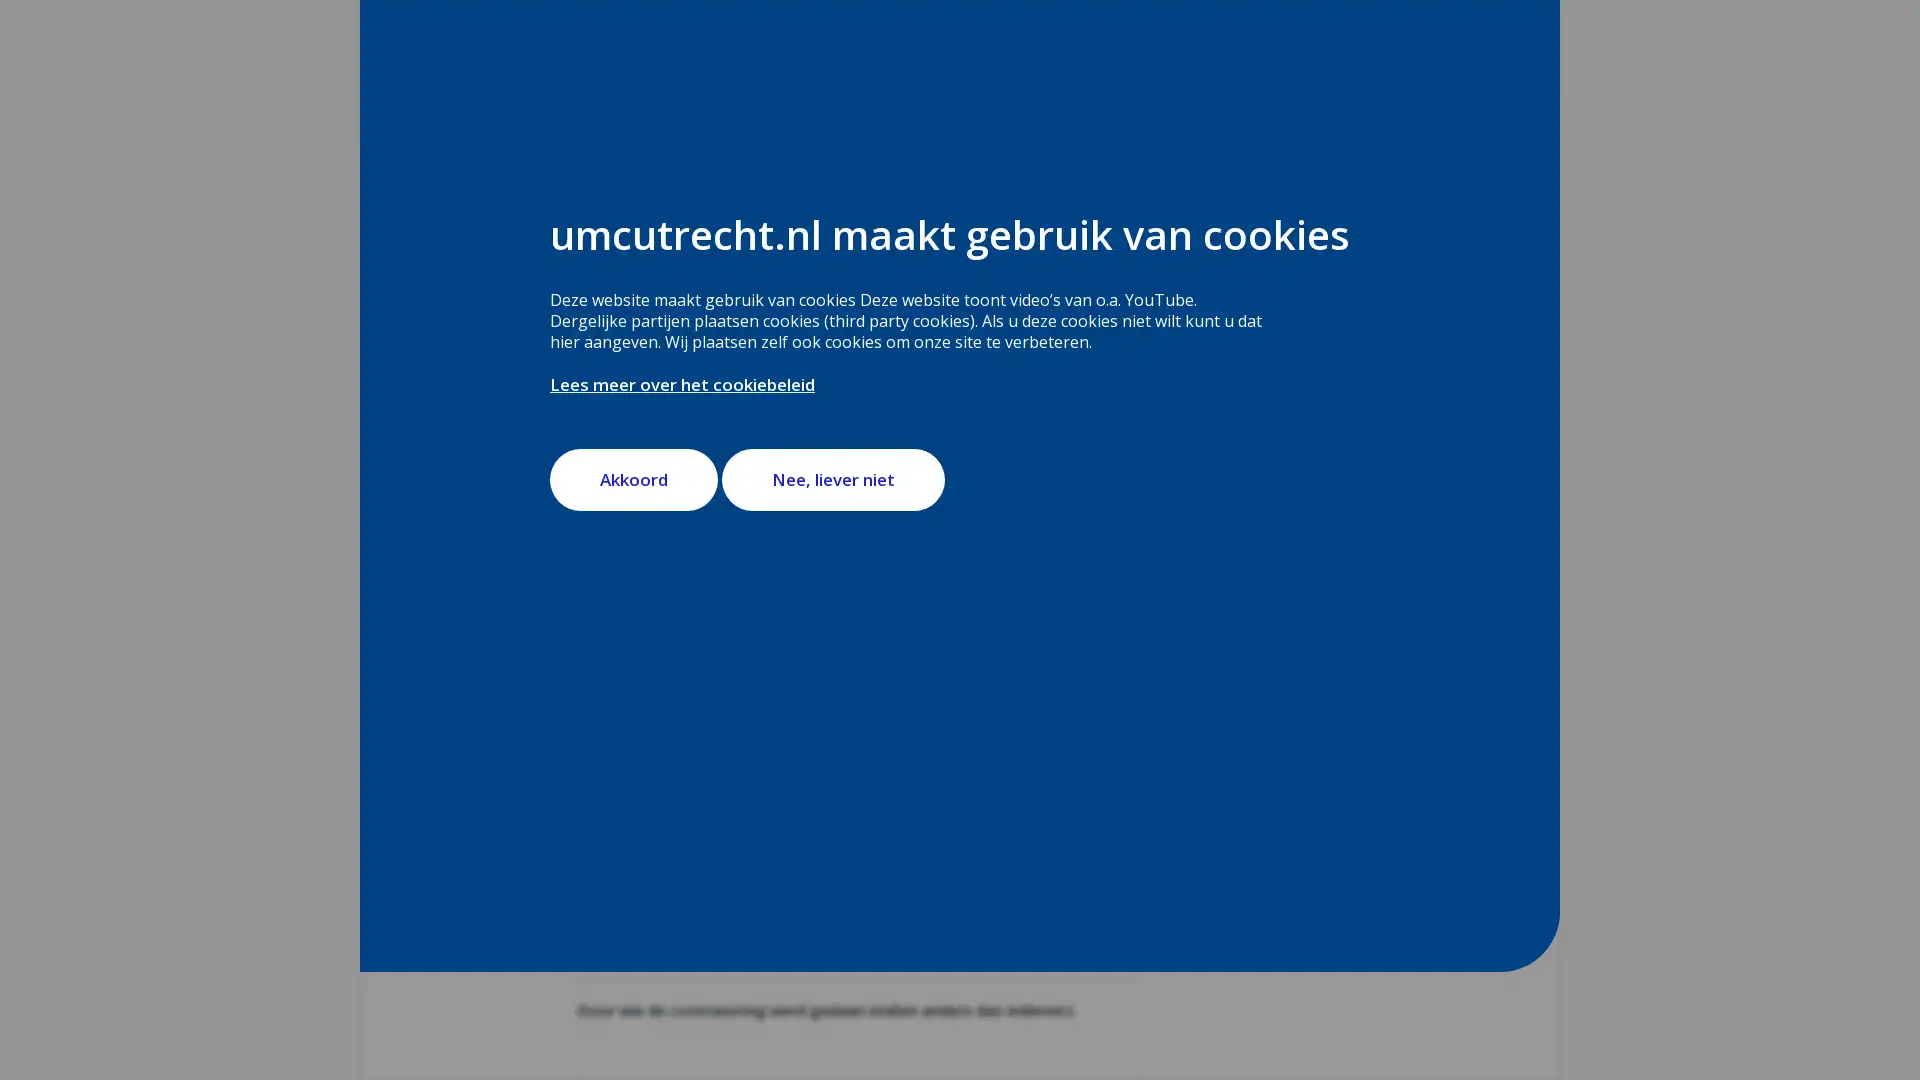  I want to click on webReader menu, so click(593, 370).